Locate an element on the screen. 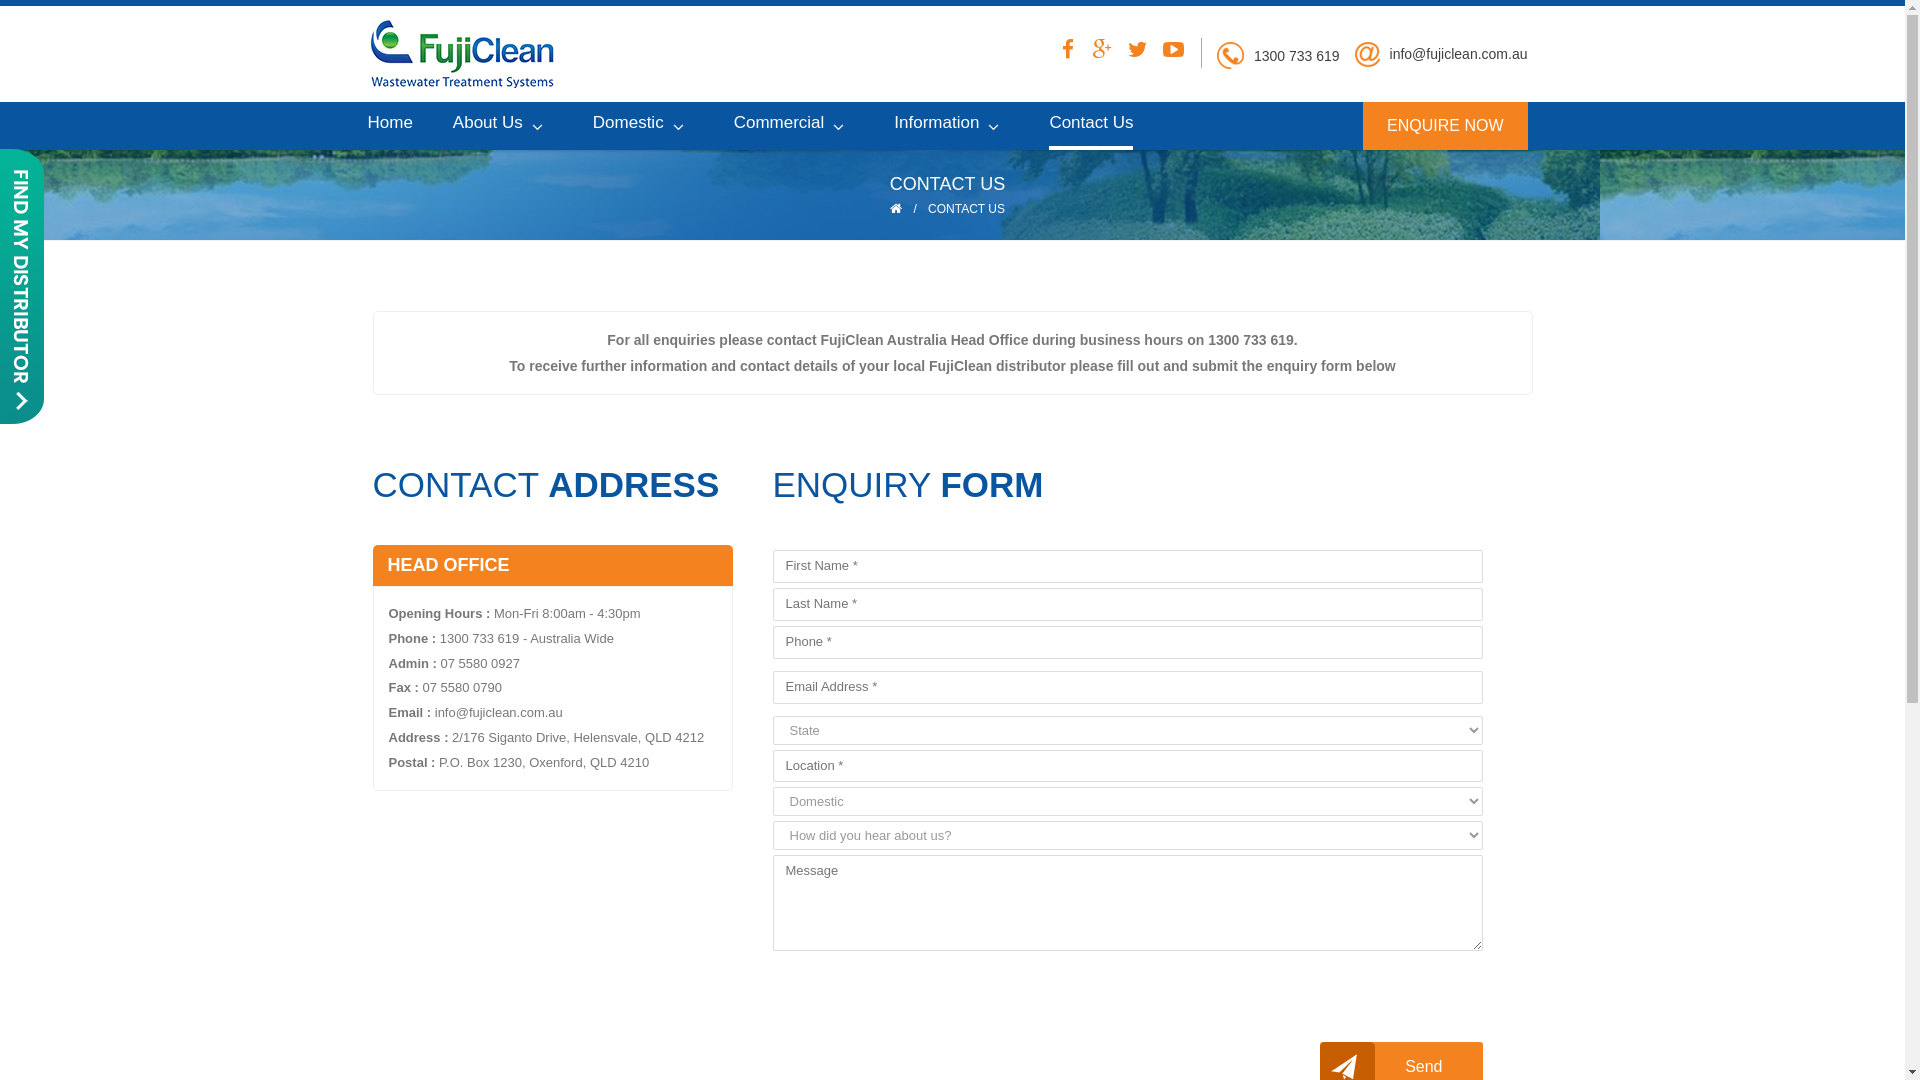 Image resolution: width=1920 pixels, height=1080 pixels. 'Facebook' is located at coordinates (1050, 52).